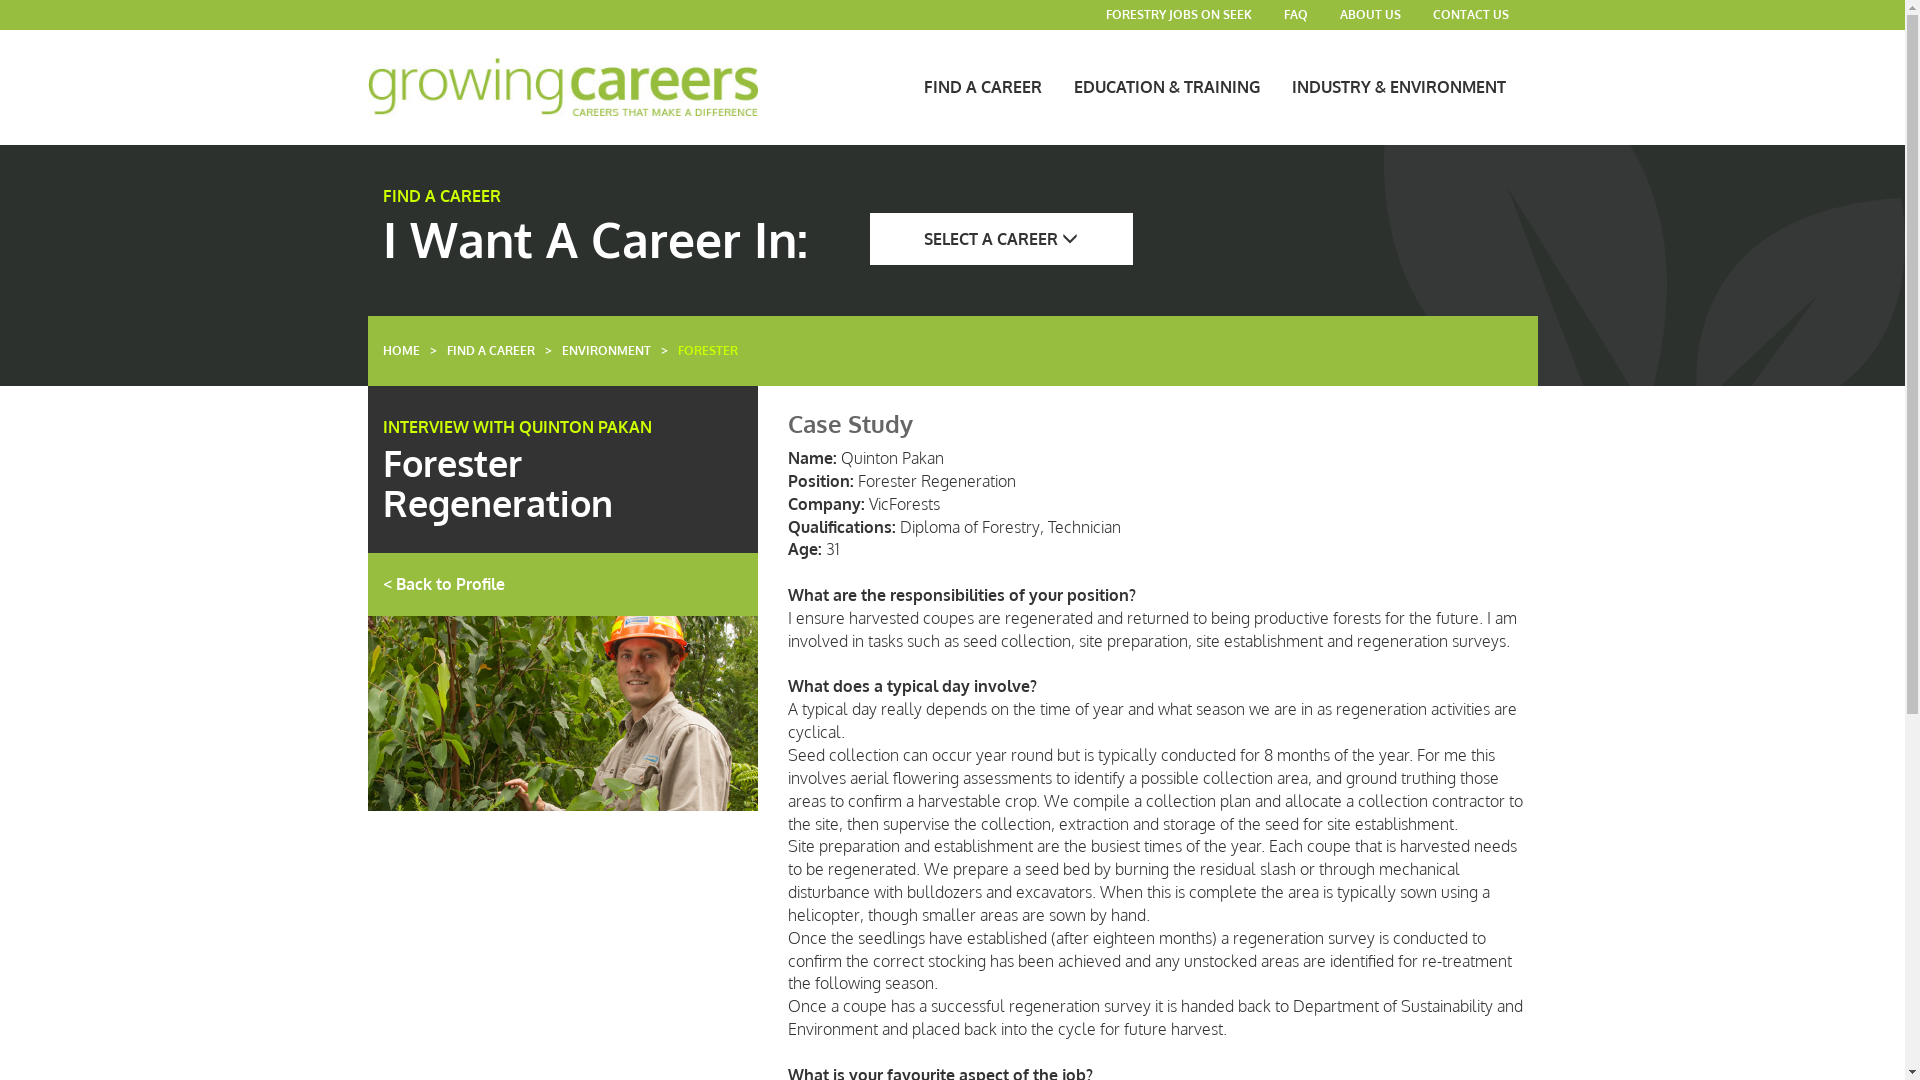 The width and height of the screenshot is (1920, 1080). Describe the element at coordinates (445, 350) in the screenshot. I see `'FIND A CAREER'` at that location.